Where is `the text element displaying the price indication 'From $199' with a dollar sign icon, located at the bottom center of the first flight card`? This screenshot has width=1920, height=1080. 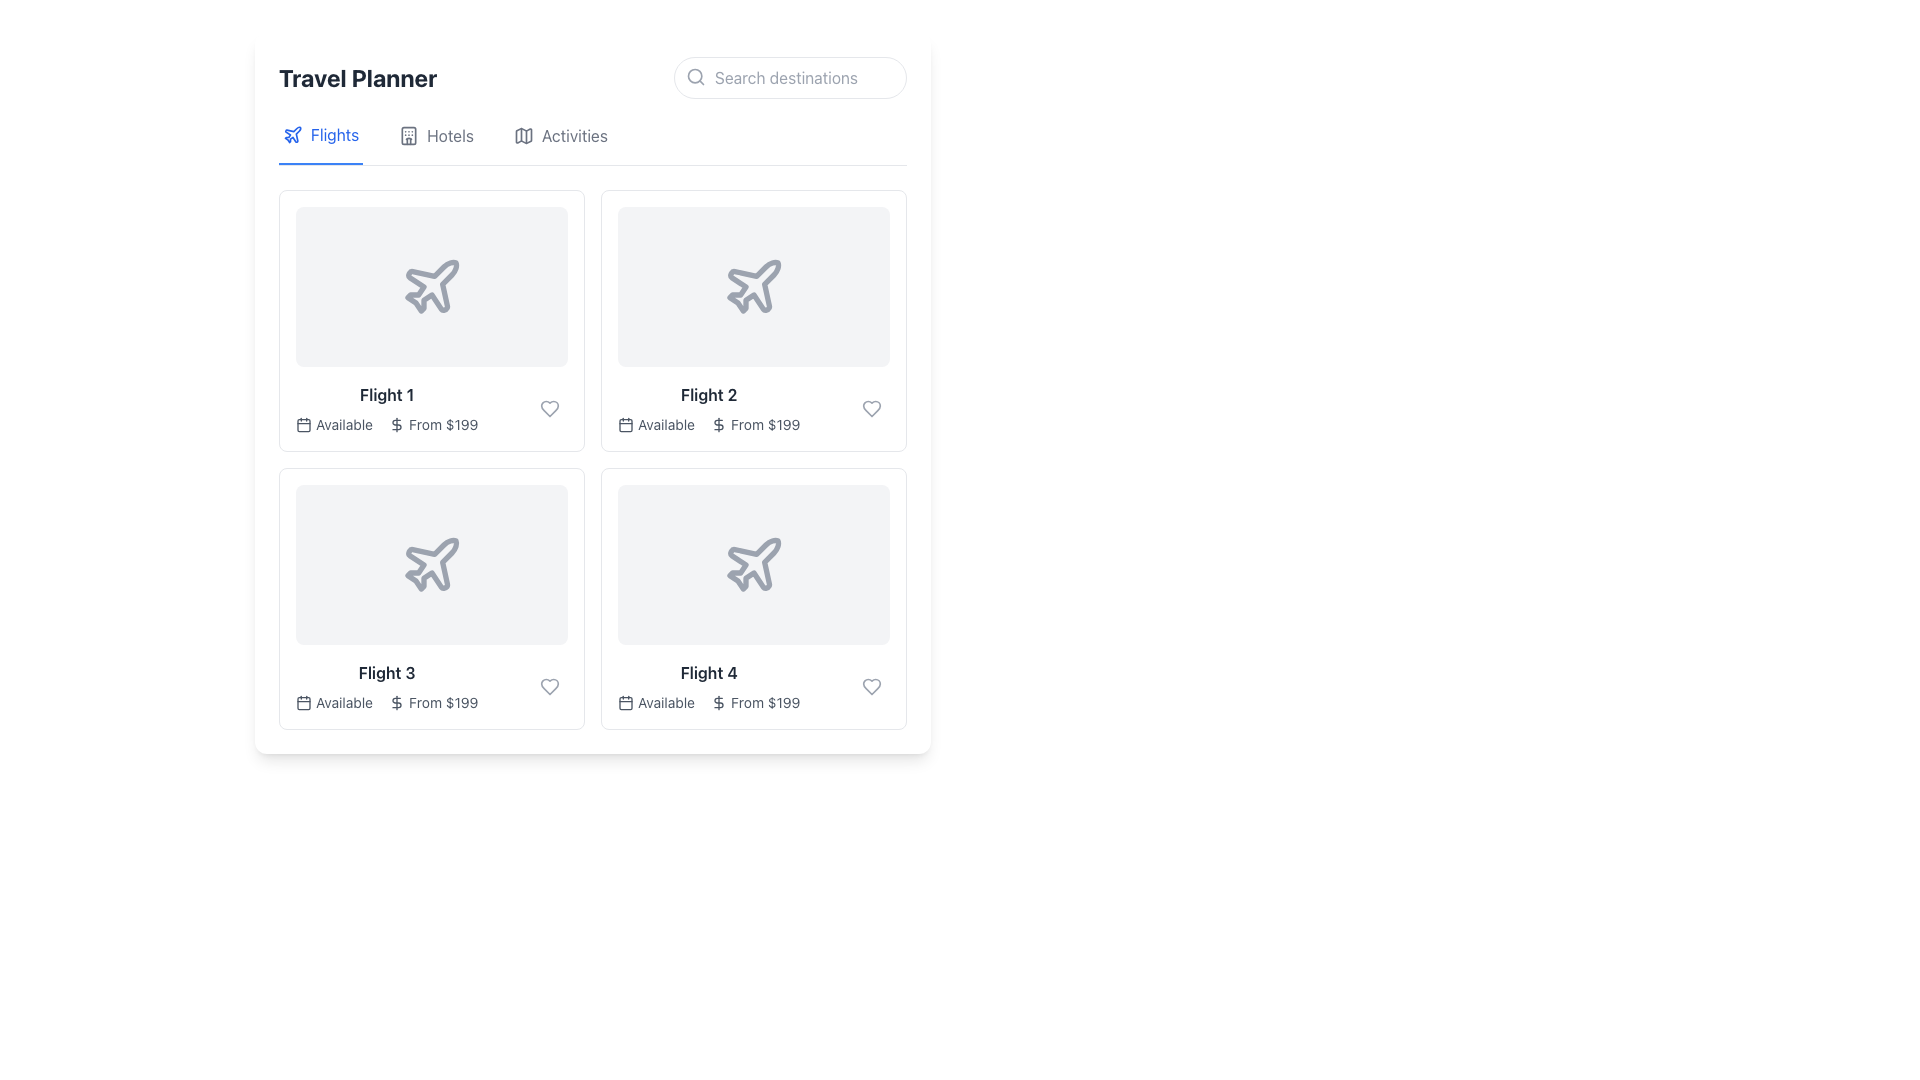 the text element displaying the price indication 'From $199' with a dollar sign icon, located at the bottom center of the first flight card is located at coordinates (432, 423).